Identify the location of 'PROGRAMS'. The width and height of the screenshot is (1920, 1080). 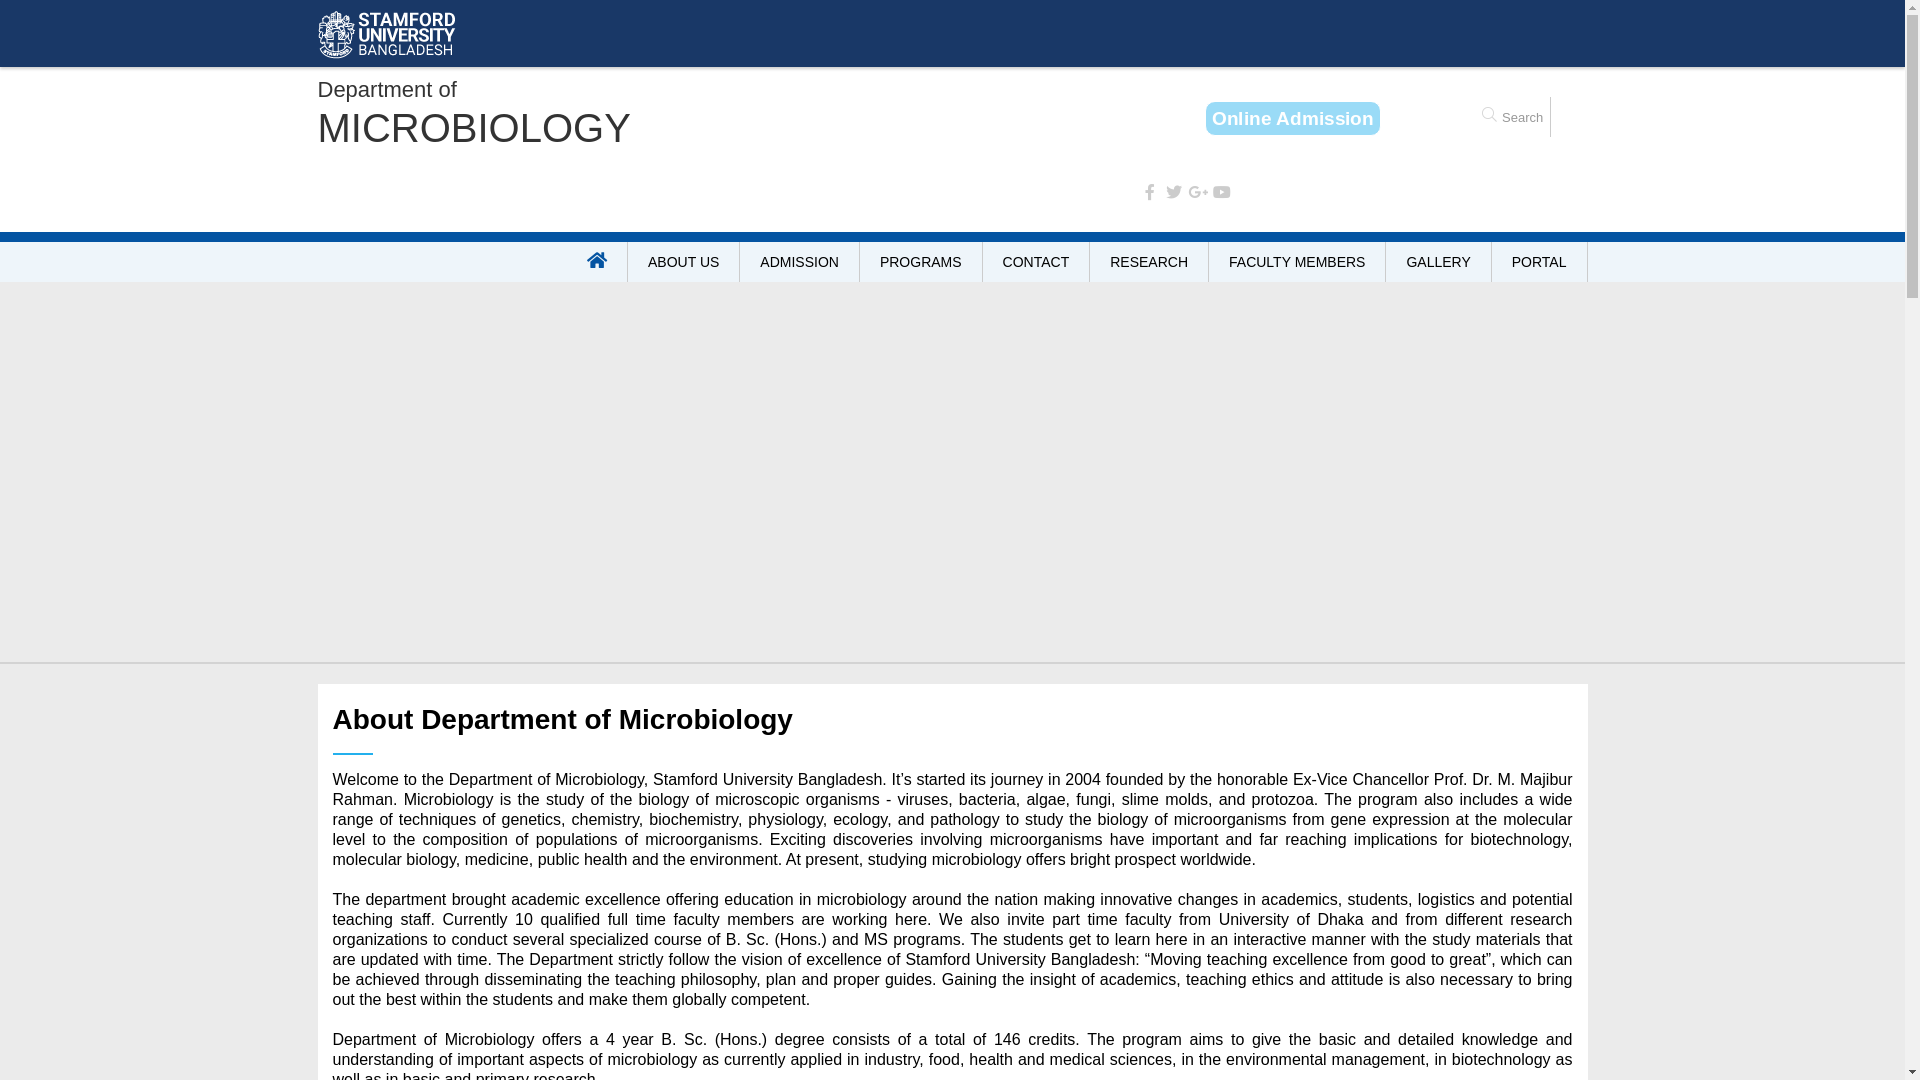
(859, 261).